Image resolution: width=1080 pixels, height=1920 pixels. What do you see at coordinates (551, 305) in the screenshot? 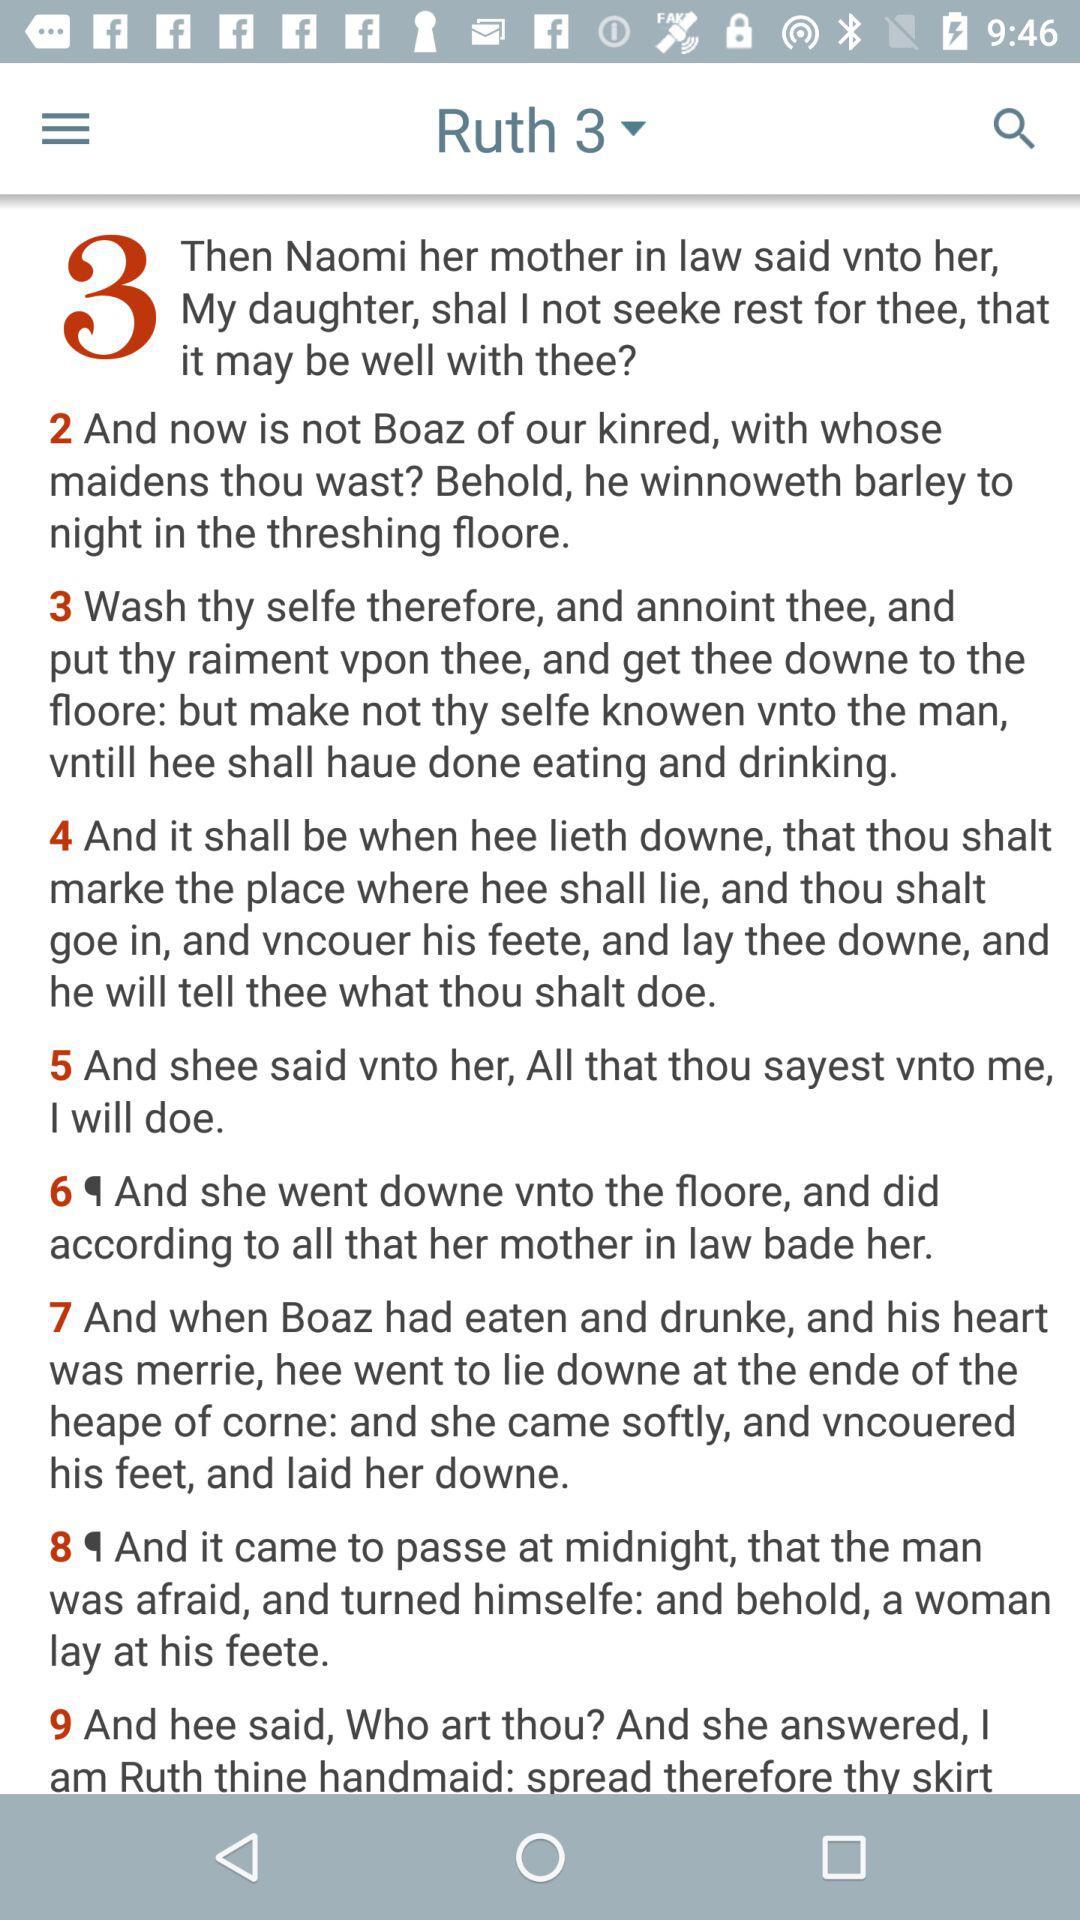
I see `the then naomi her` at bounding box center [551, 305].